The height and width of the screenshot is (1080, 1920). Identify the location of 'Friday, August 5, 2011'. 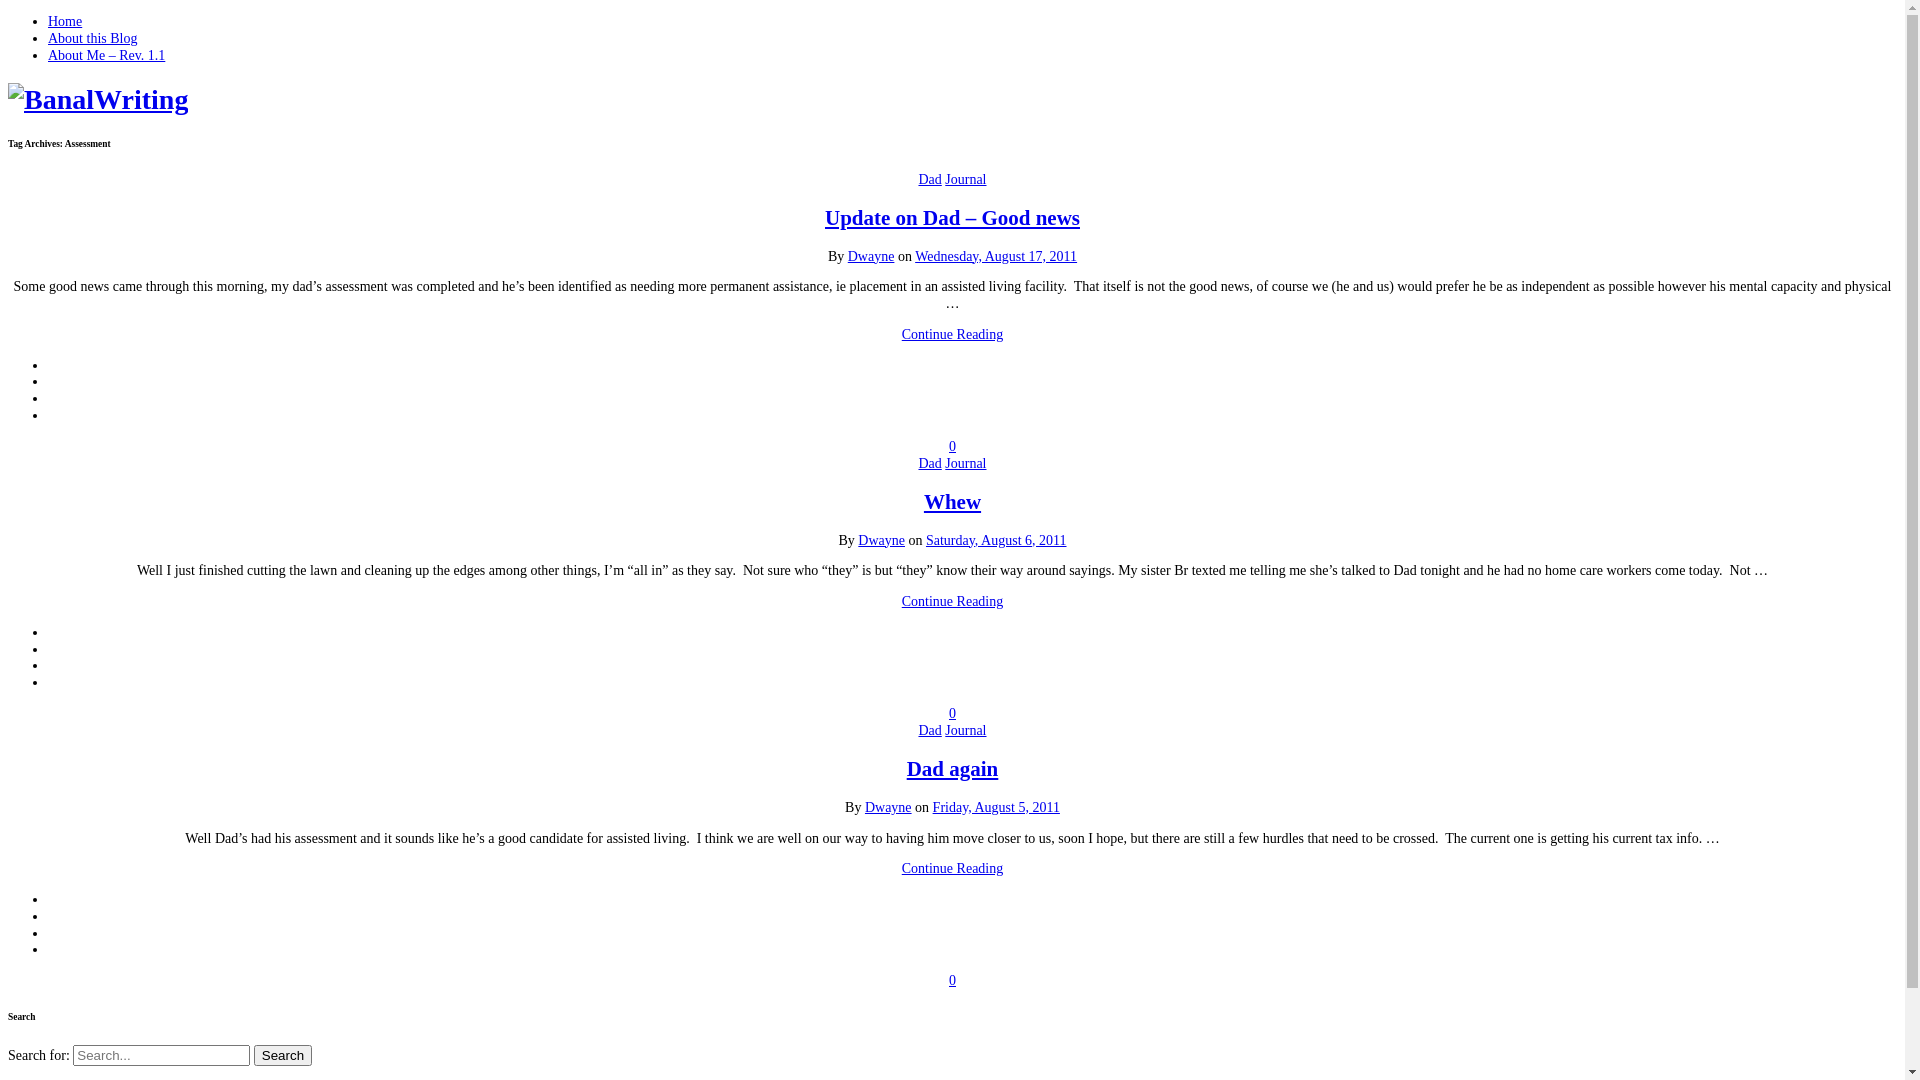
(931, 806).